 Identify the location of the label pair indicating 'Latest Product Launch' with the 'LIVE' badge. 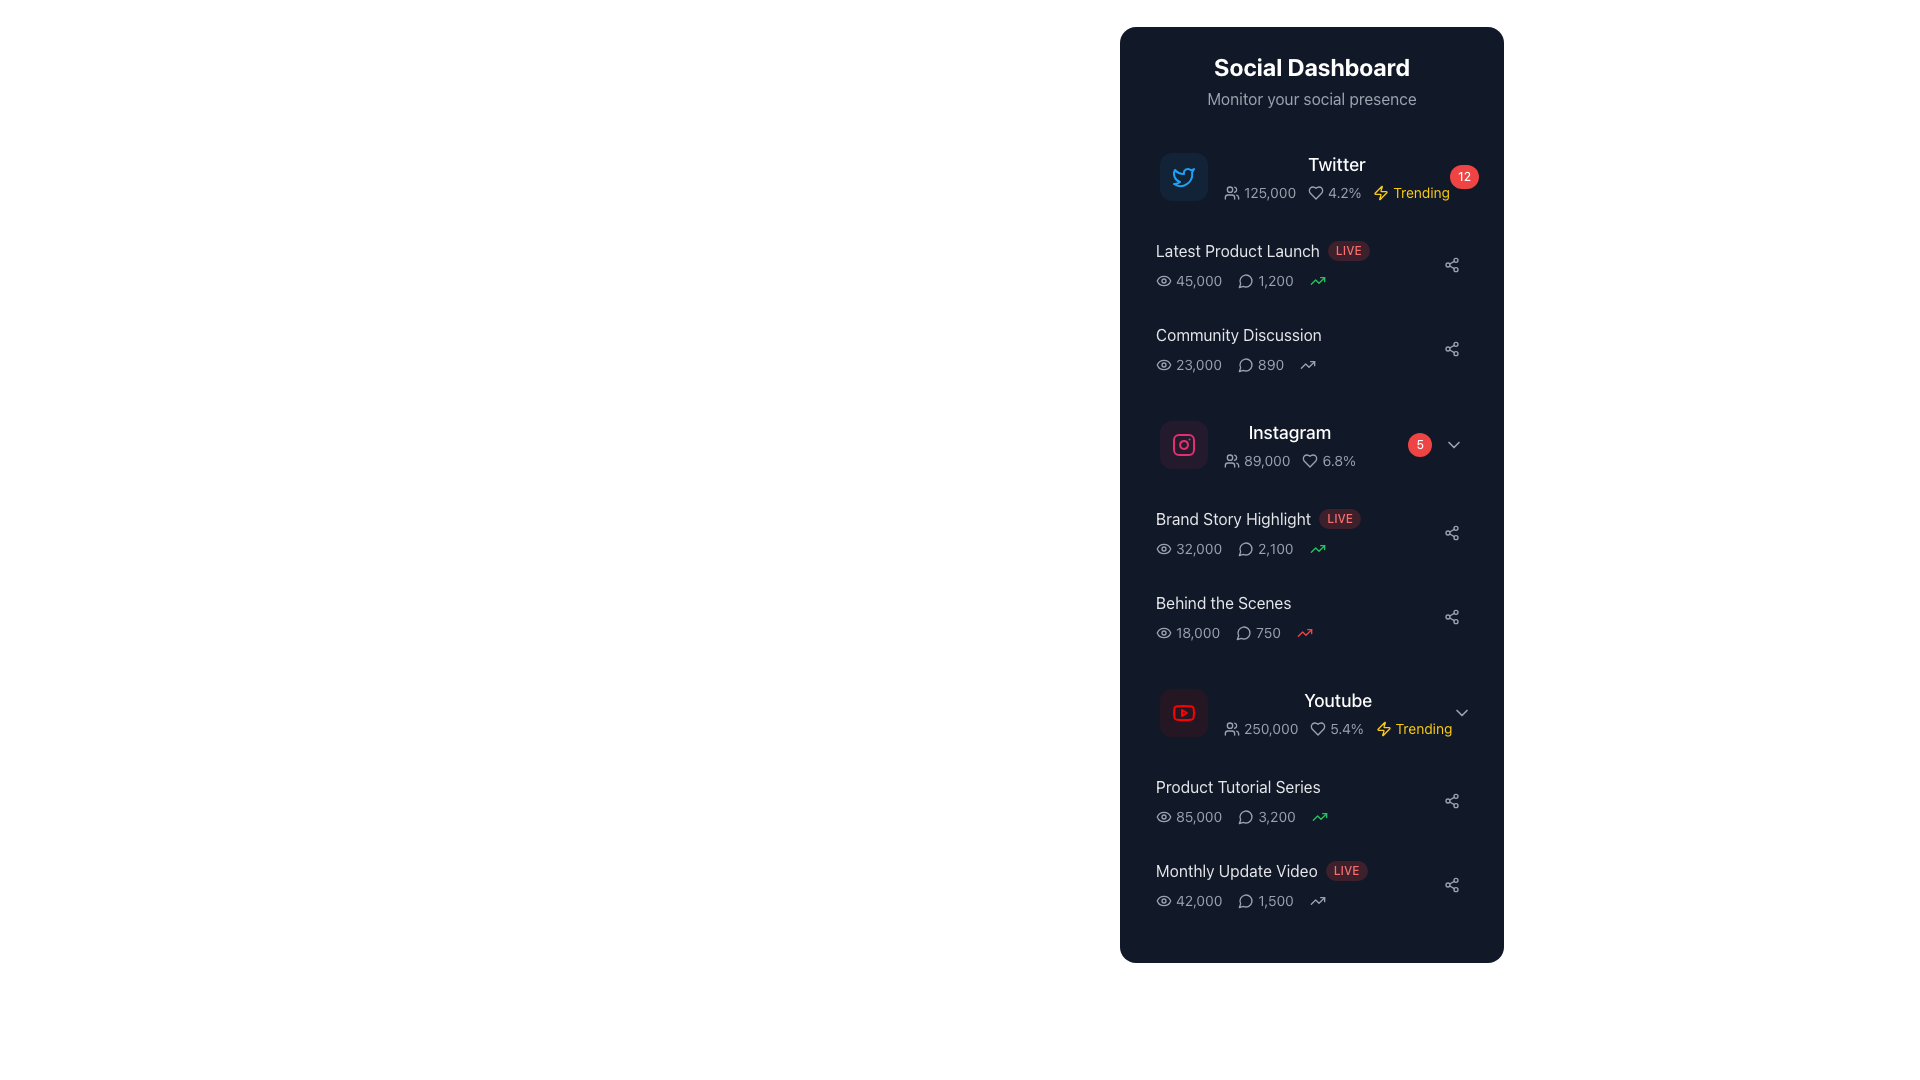
(1296, 249).